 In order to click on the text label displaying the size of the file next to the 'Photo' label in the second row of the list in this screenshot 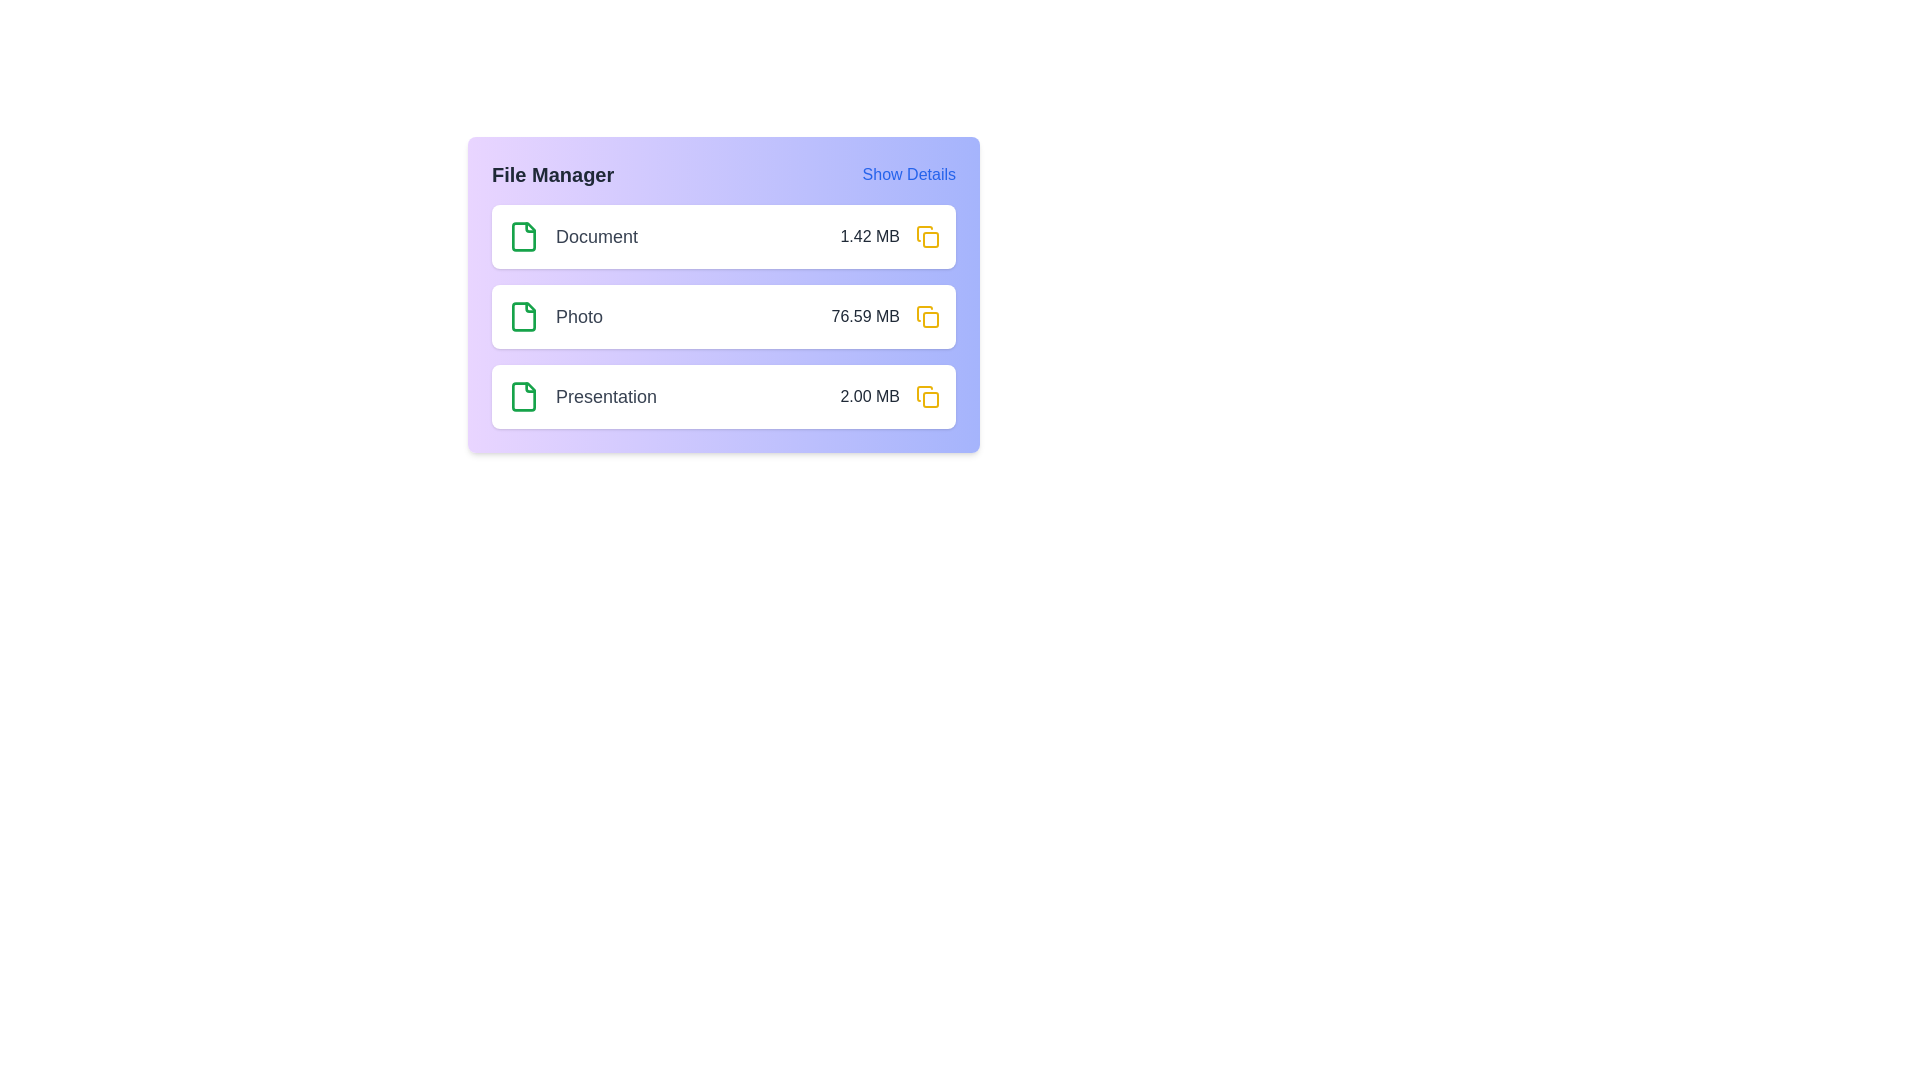, I will do `click(884, 315)`.